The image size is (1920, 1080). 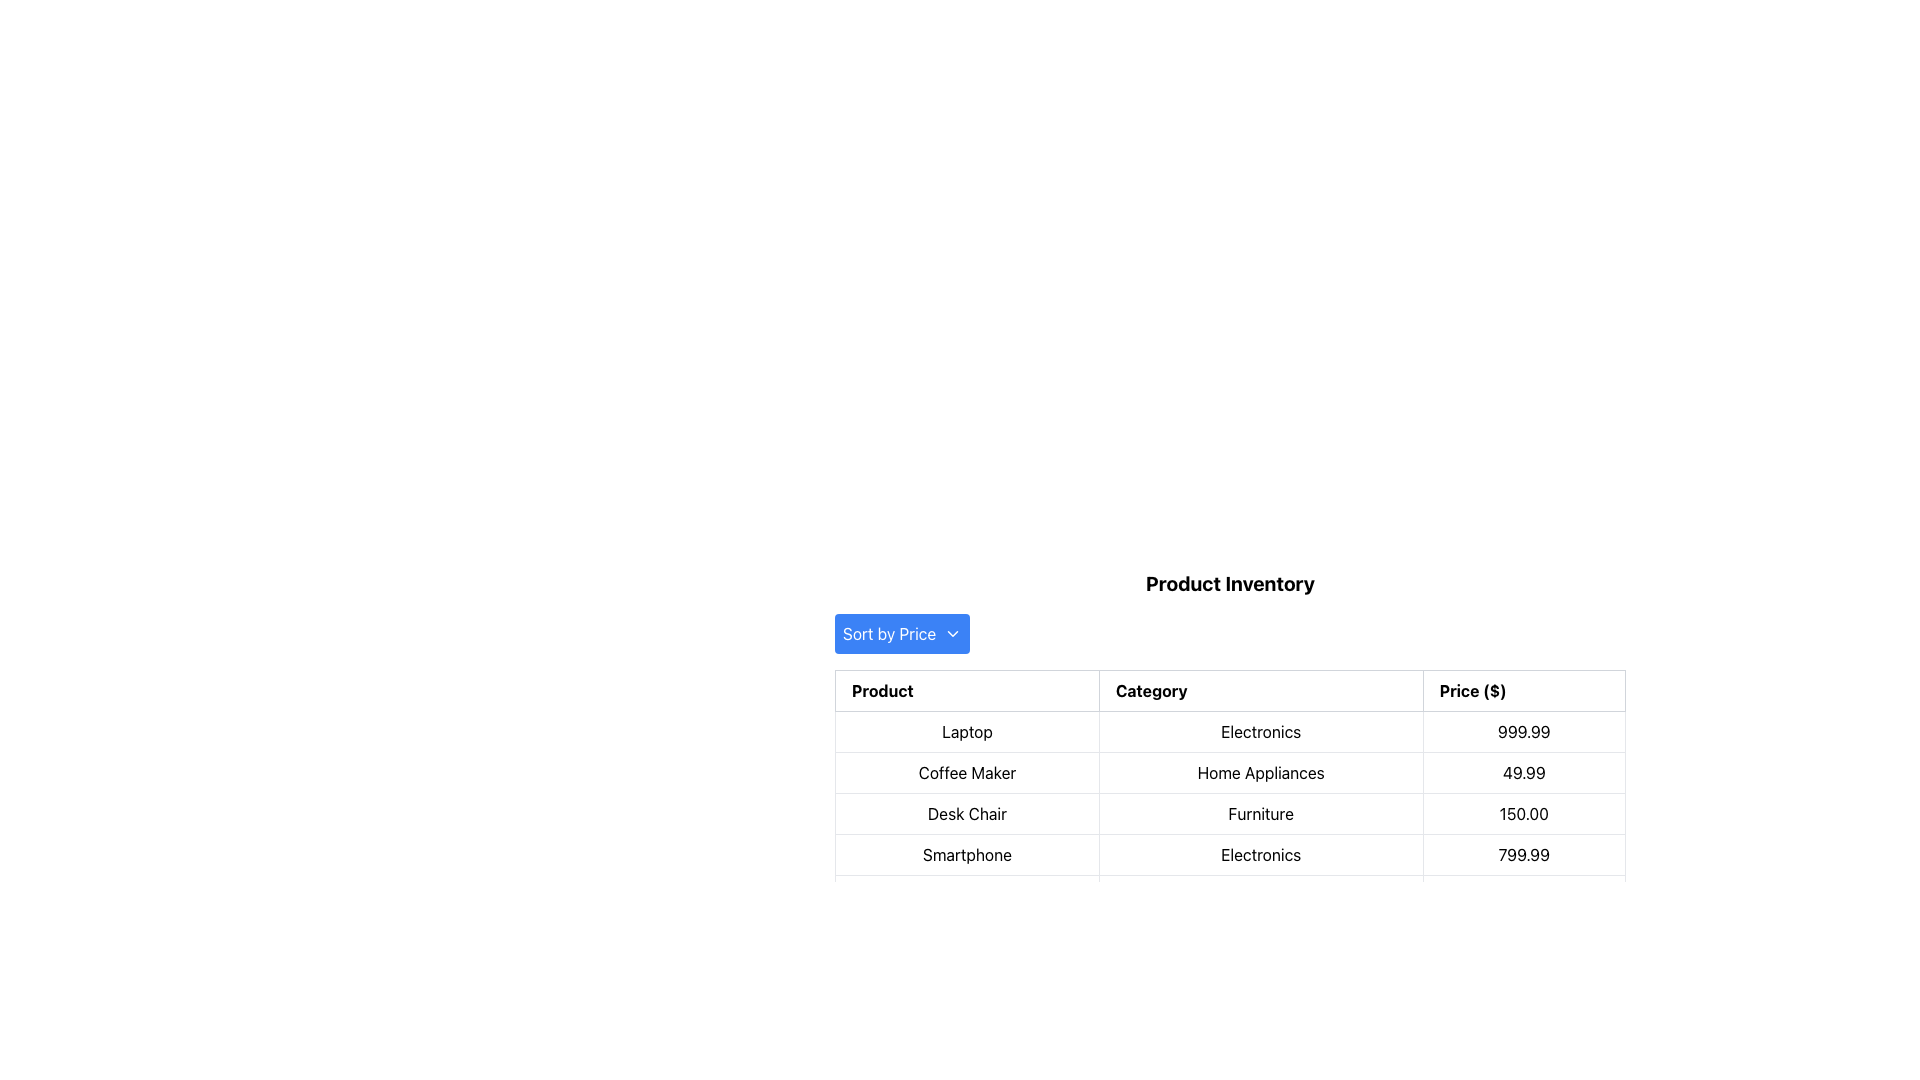 I want to click on the Header text element that serves as the title for the product inventory section, which is positioned centrally above the 'Sort by Price' button, so click(x=1229, y=583).